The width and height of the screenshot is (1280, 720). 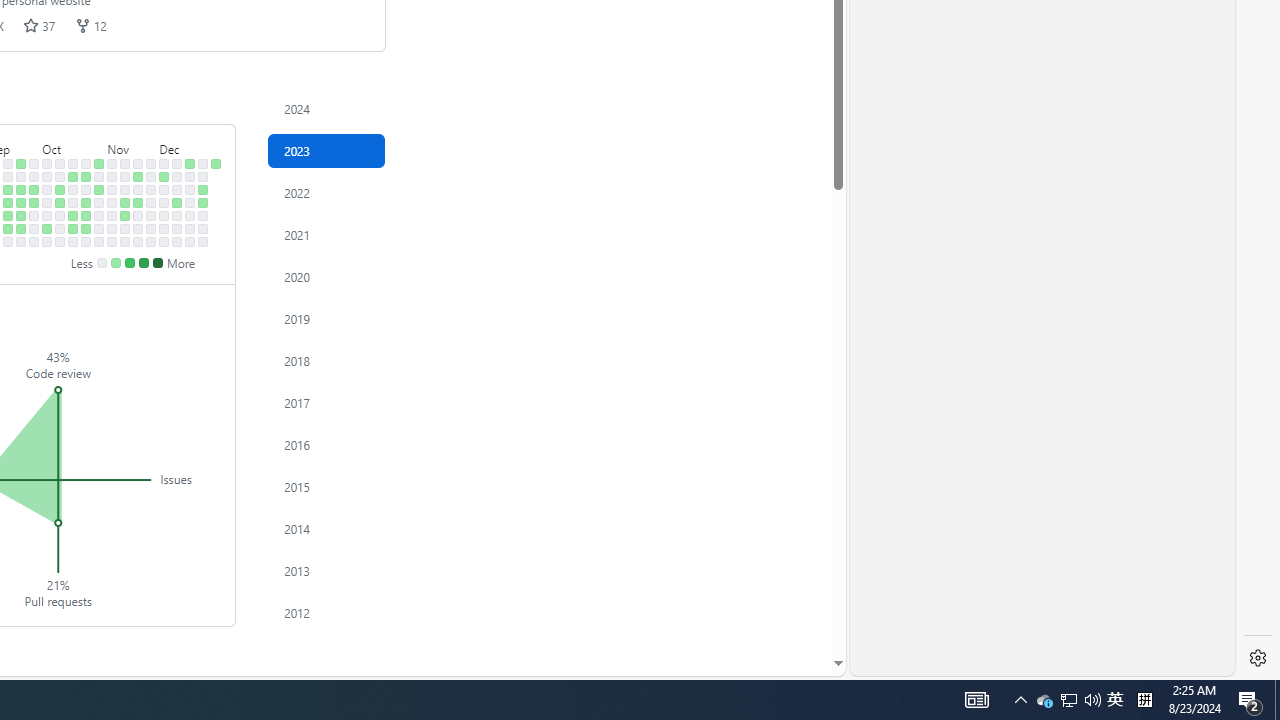 I want to click on 'No contributions on October 12th.', so click(x=60, y=215).